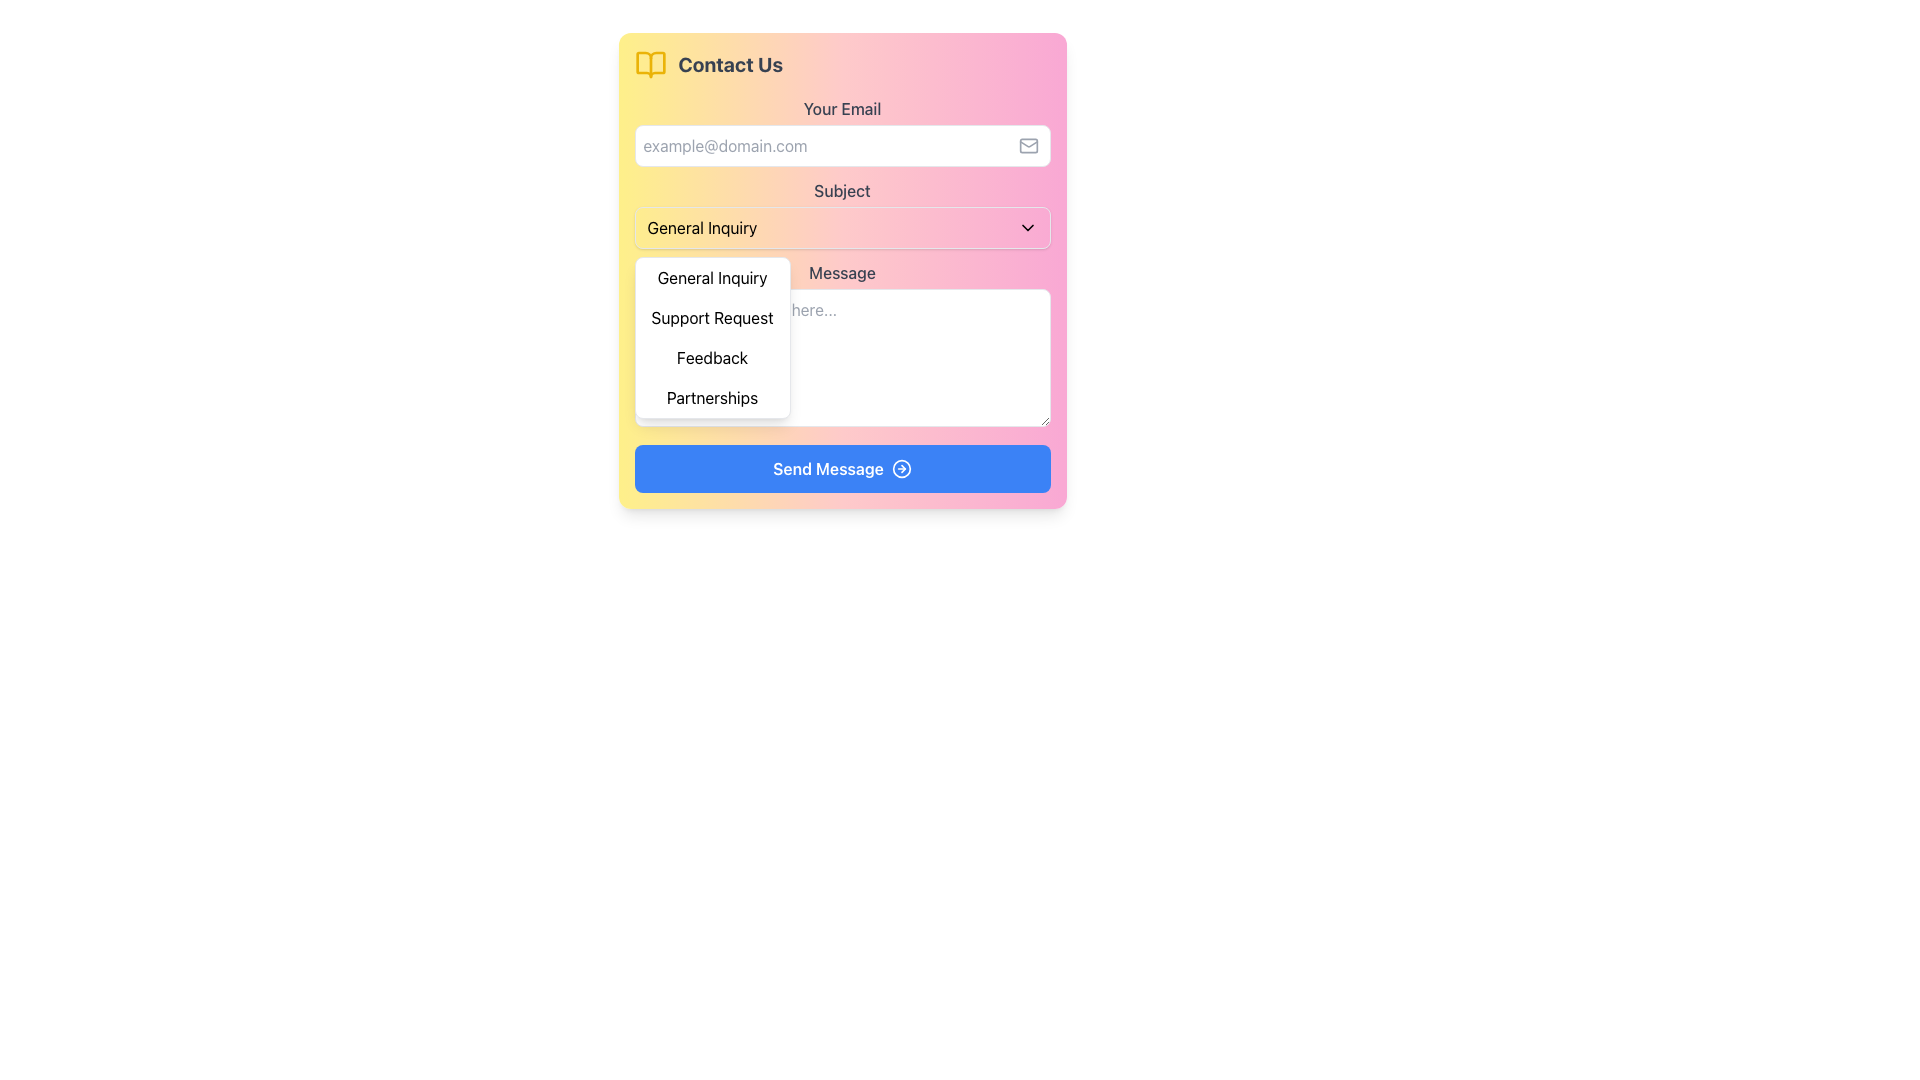  What do you see at coordinates (1028, 145) in the screenshot?
I see `the email input field icon, which is located inside the 'Your Email' input field near the right-hand edge, vertically centered and slightly offset to the right` at bounding box center [1028, 145].